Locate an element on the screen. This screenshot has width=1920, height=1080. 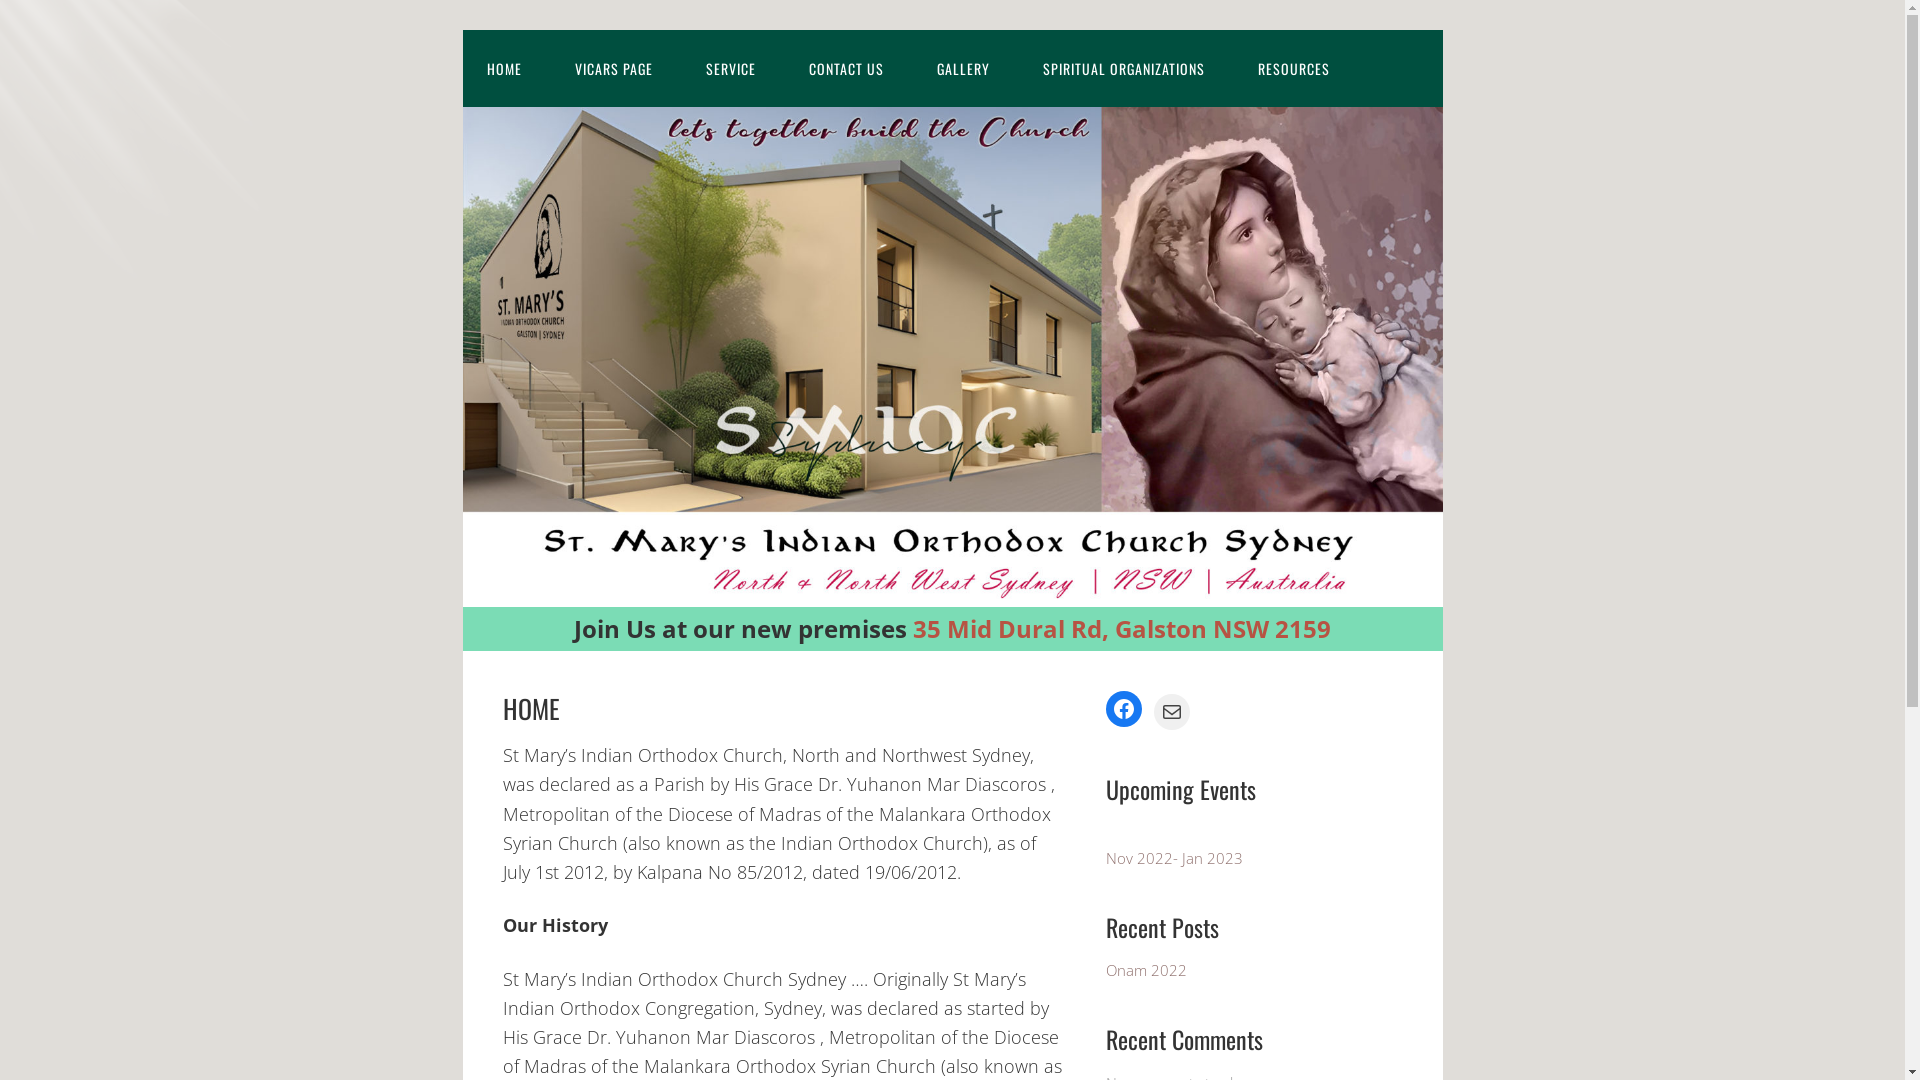
'Nov 2022- Jan 2023' is located at coordinates (1174, 856).